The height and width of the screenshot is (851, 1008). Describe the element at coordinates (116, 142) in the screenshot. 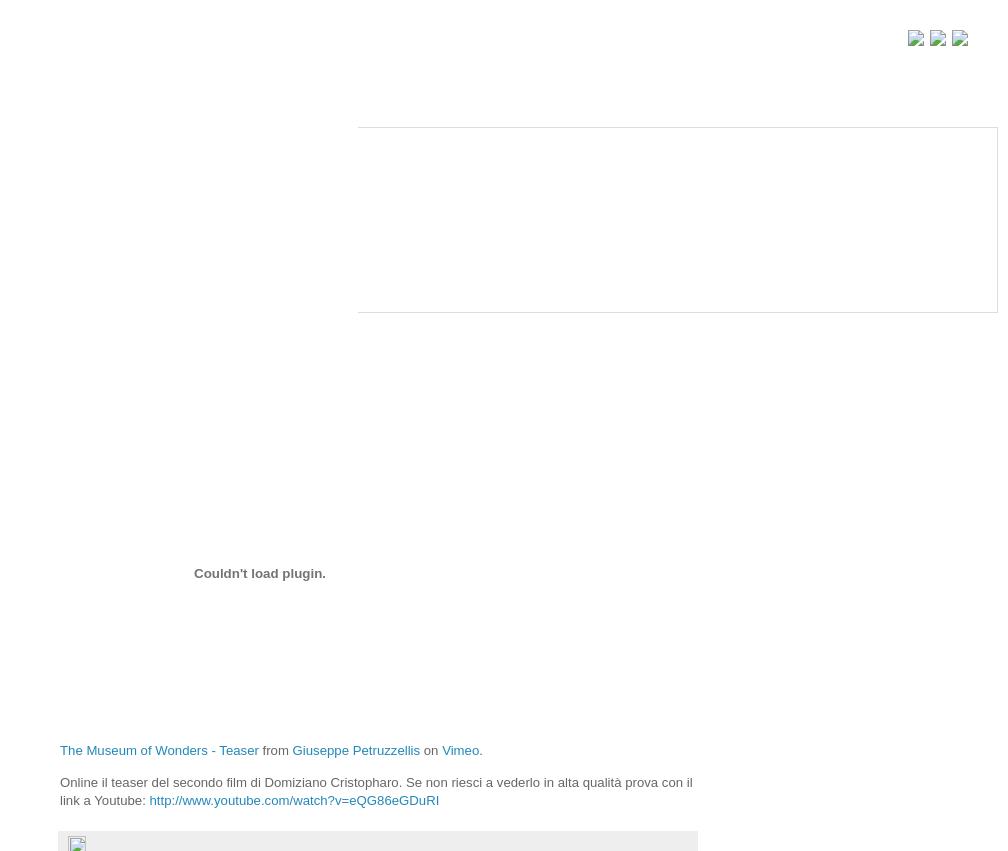

I see `'HOME / NEWS'` at that location.